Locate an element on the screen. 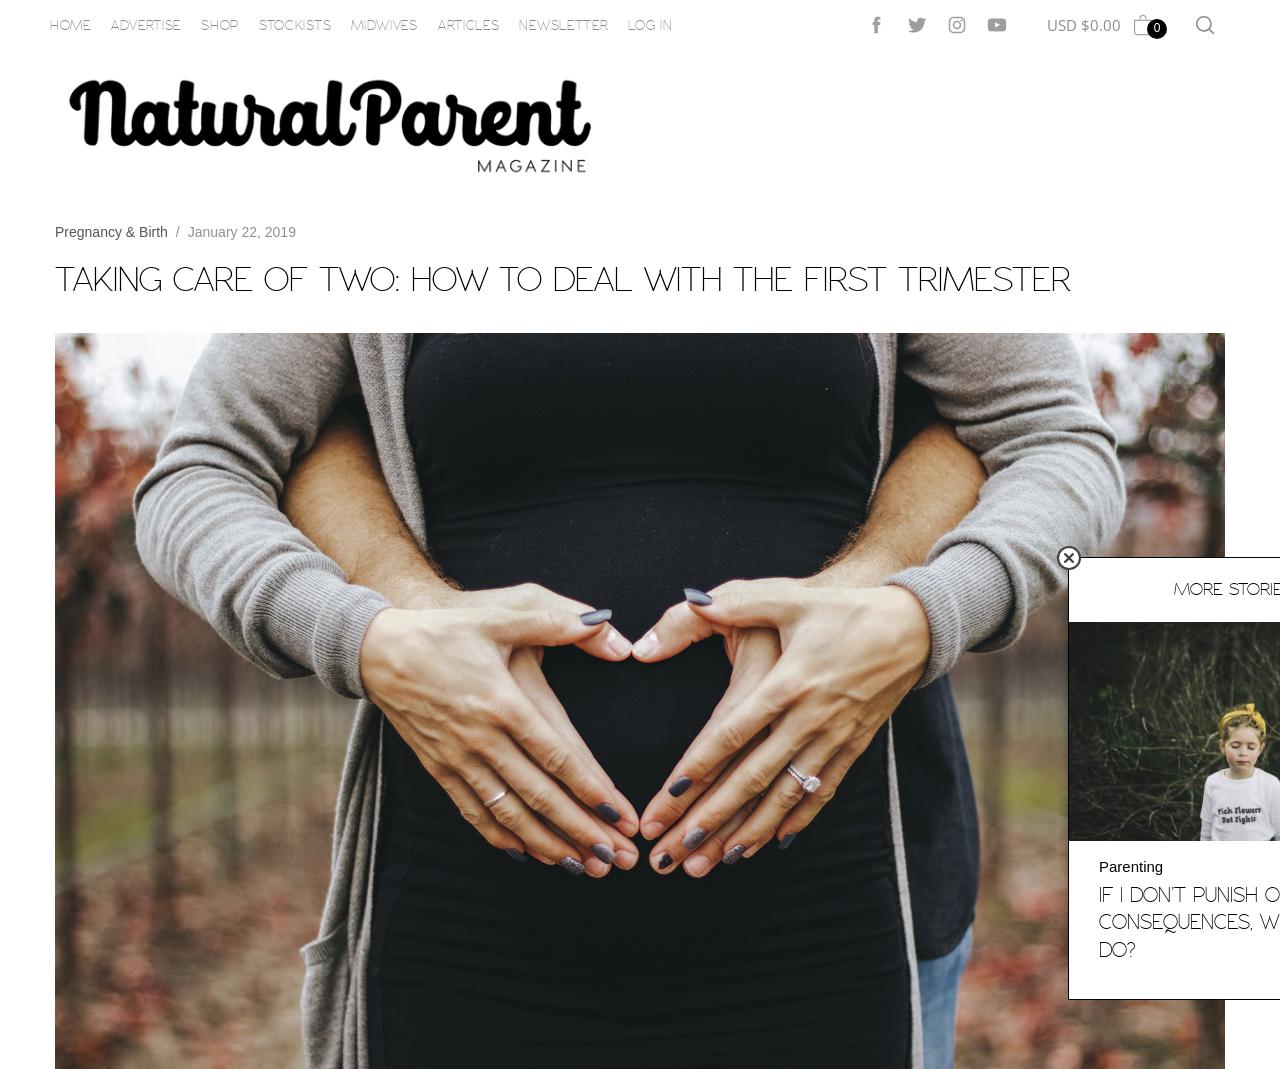 The width and height of the screenshot is (1280, 1069). 'Home' is located at coordinates (70, 23).